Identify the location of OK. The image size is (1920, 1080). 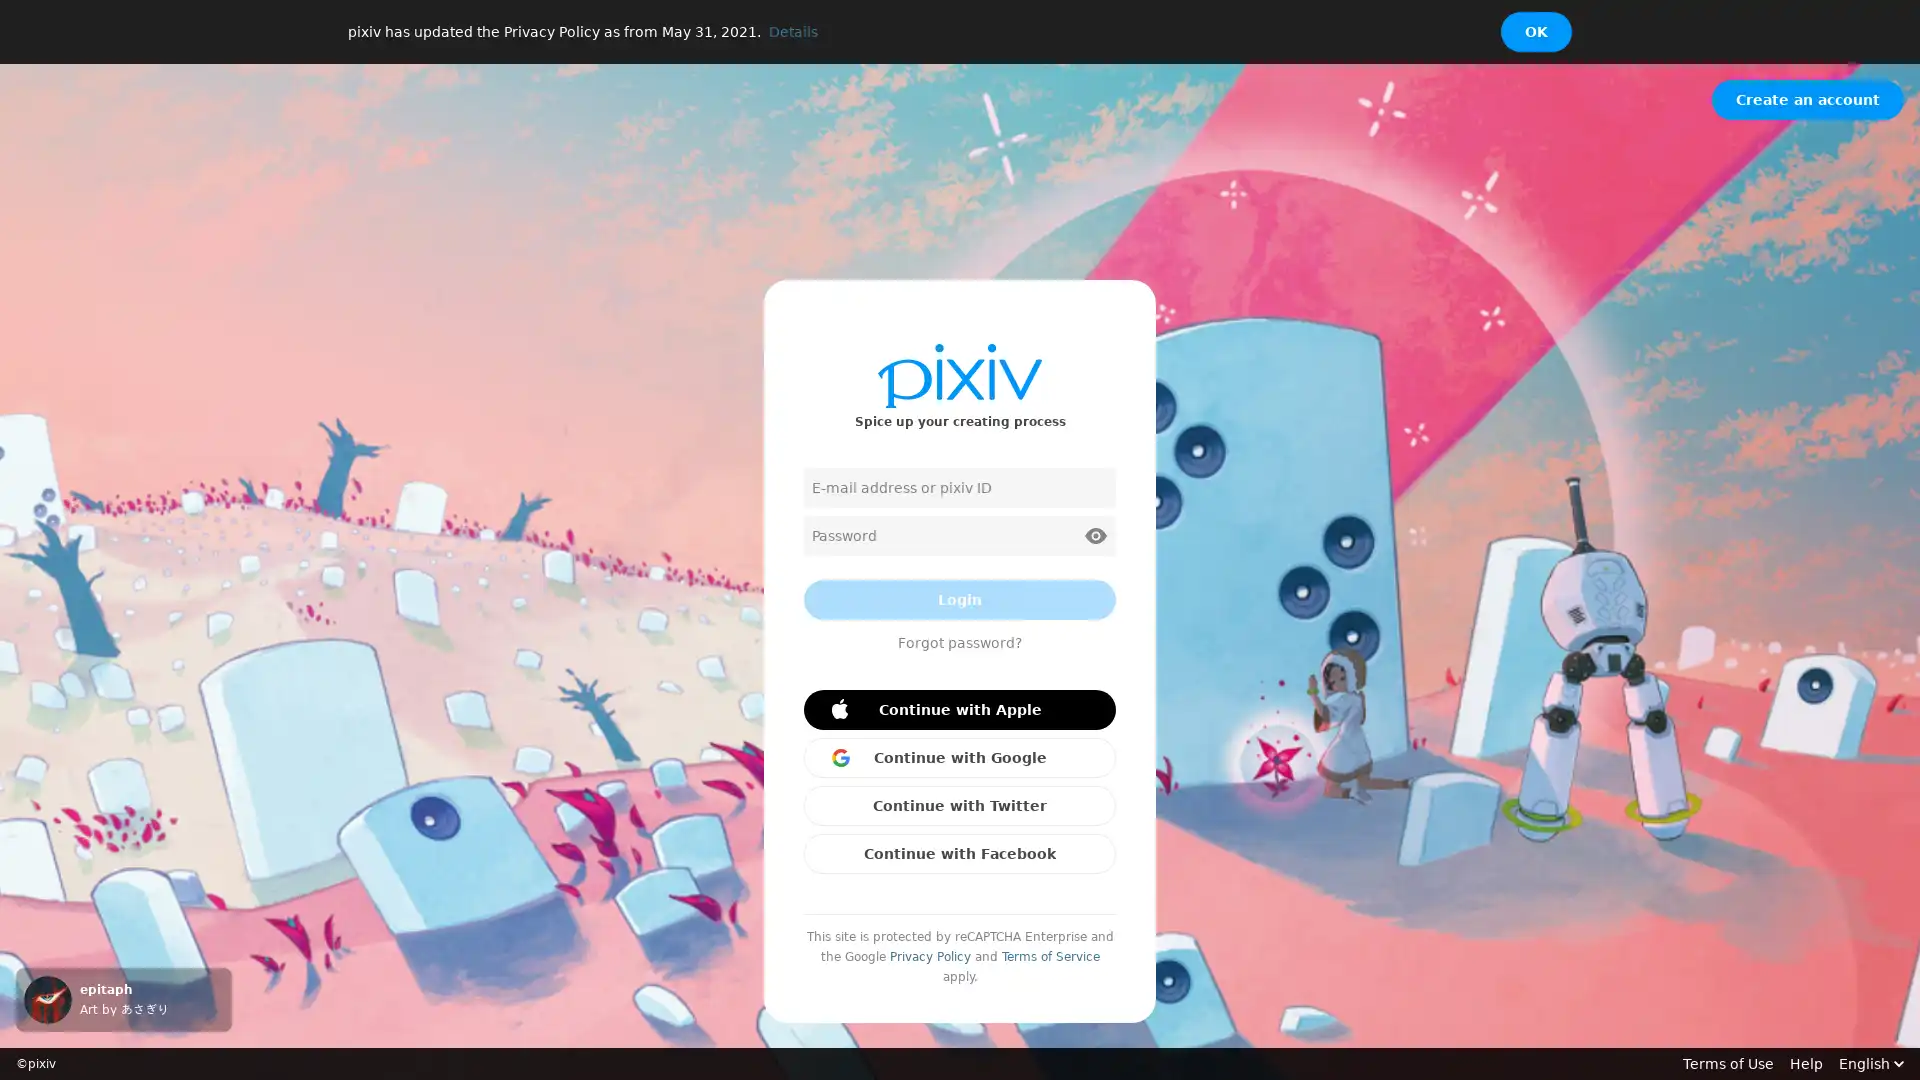
(1535, 31).